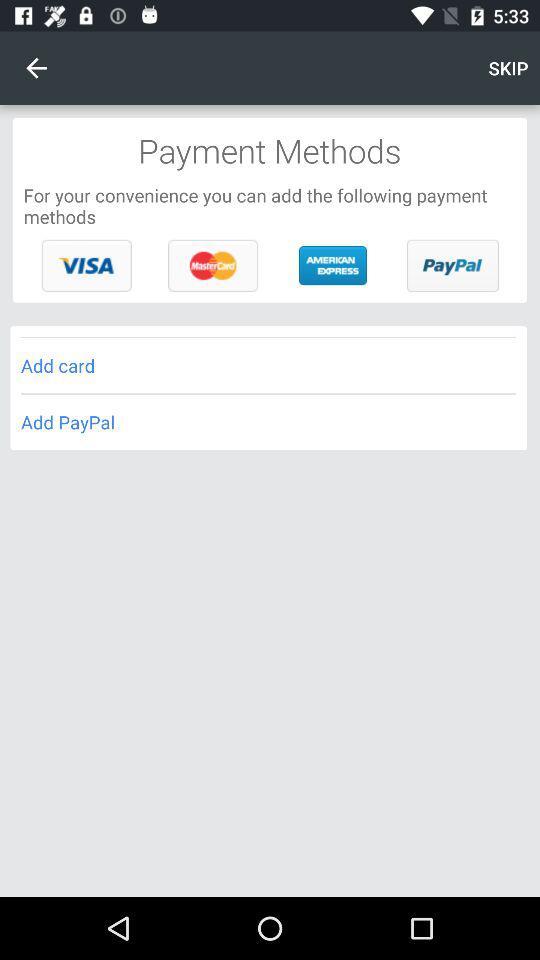  What do you see at coordinates (508, 68) in the screenshot?
I see `the skip item` at bounding box center [508, 68].